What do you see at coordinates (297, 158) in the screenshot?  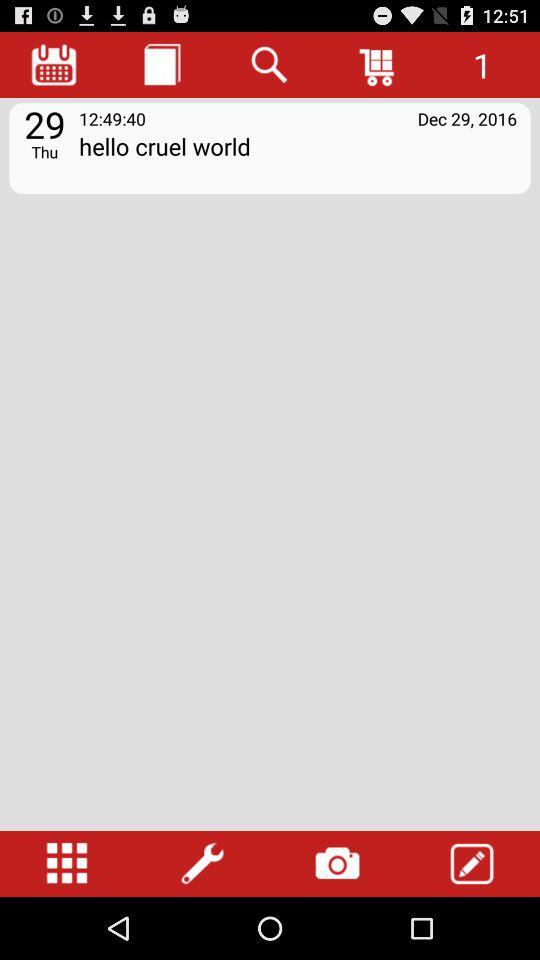 I see `the hello cruel world item` at bounding box center [297, 158].